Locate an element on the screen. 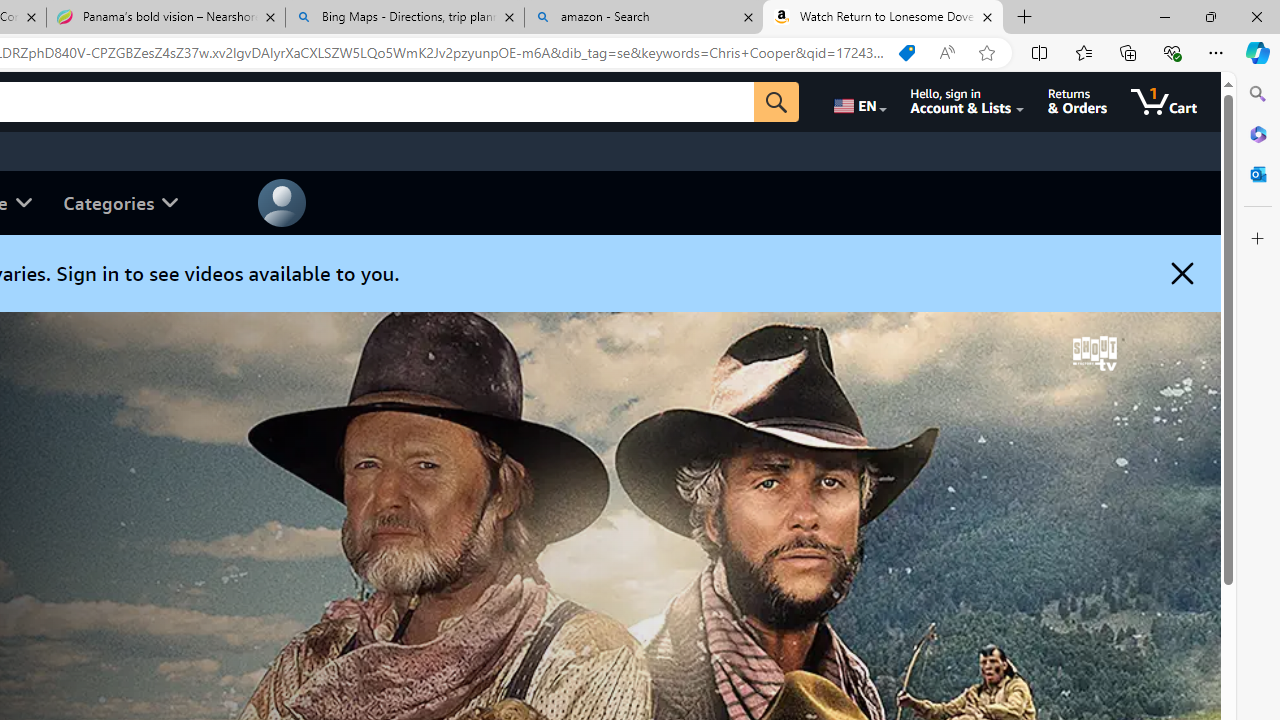  'Shopping in Microsoft Edge' is located at coordinates (905, 52).